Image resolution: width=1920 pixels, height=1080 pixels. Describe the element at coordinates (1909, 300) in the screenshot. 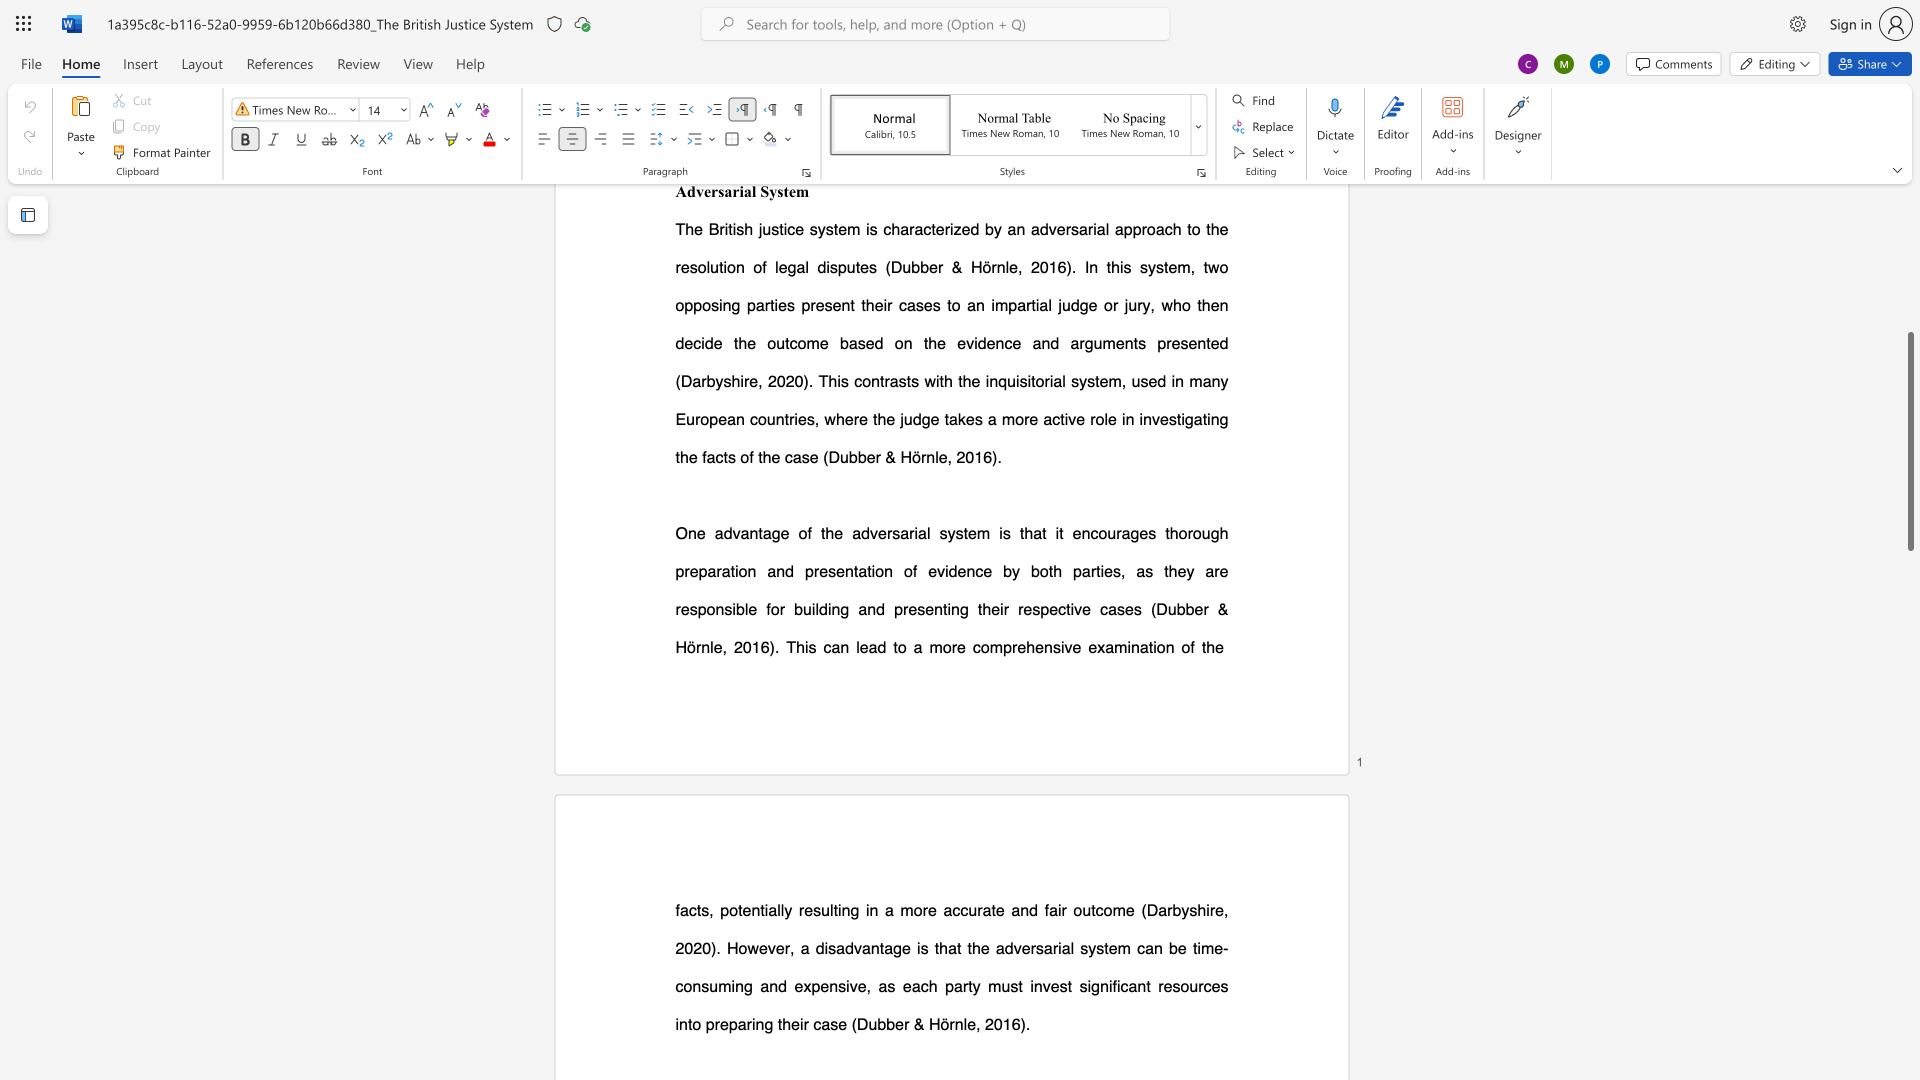

I see `the scrollbar to move the view up` at that location.